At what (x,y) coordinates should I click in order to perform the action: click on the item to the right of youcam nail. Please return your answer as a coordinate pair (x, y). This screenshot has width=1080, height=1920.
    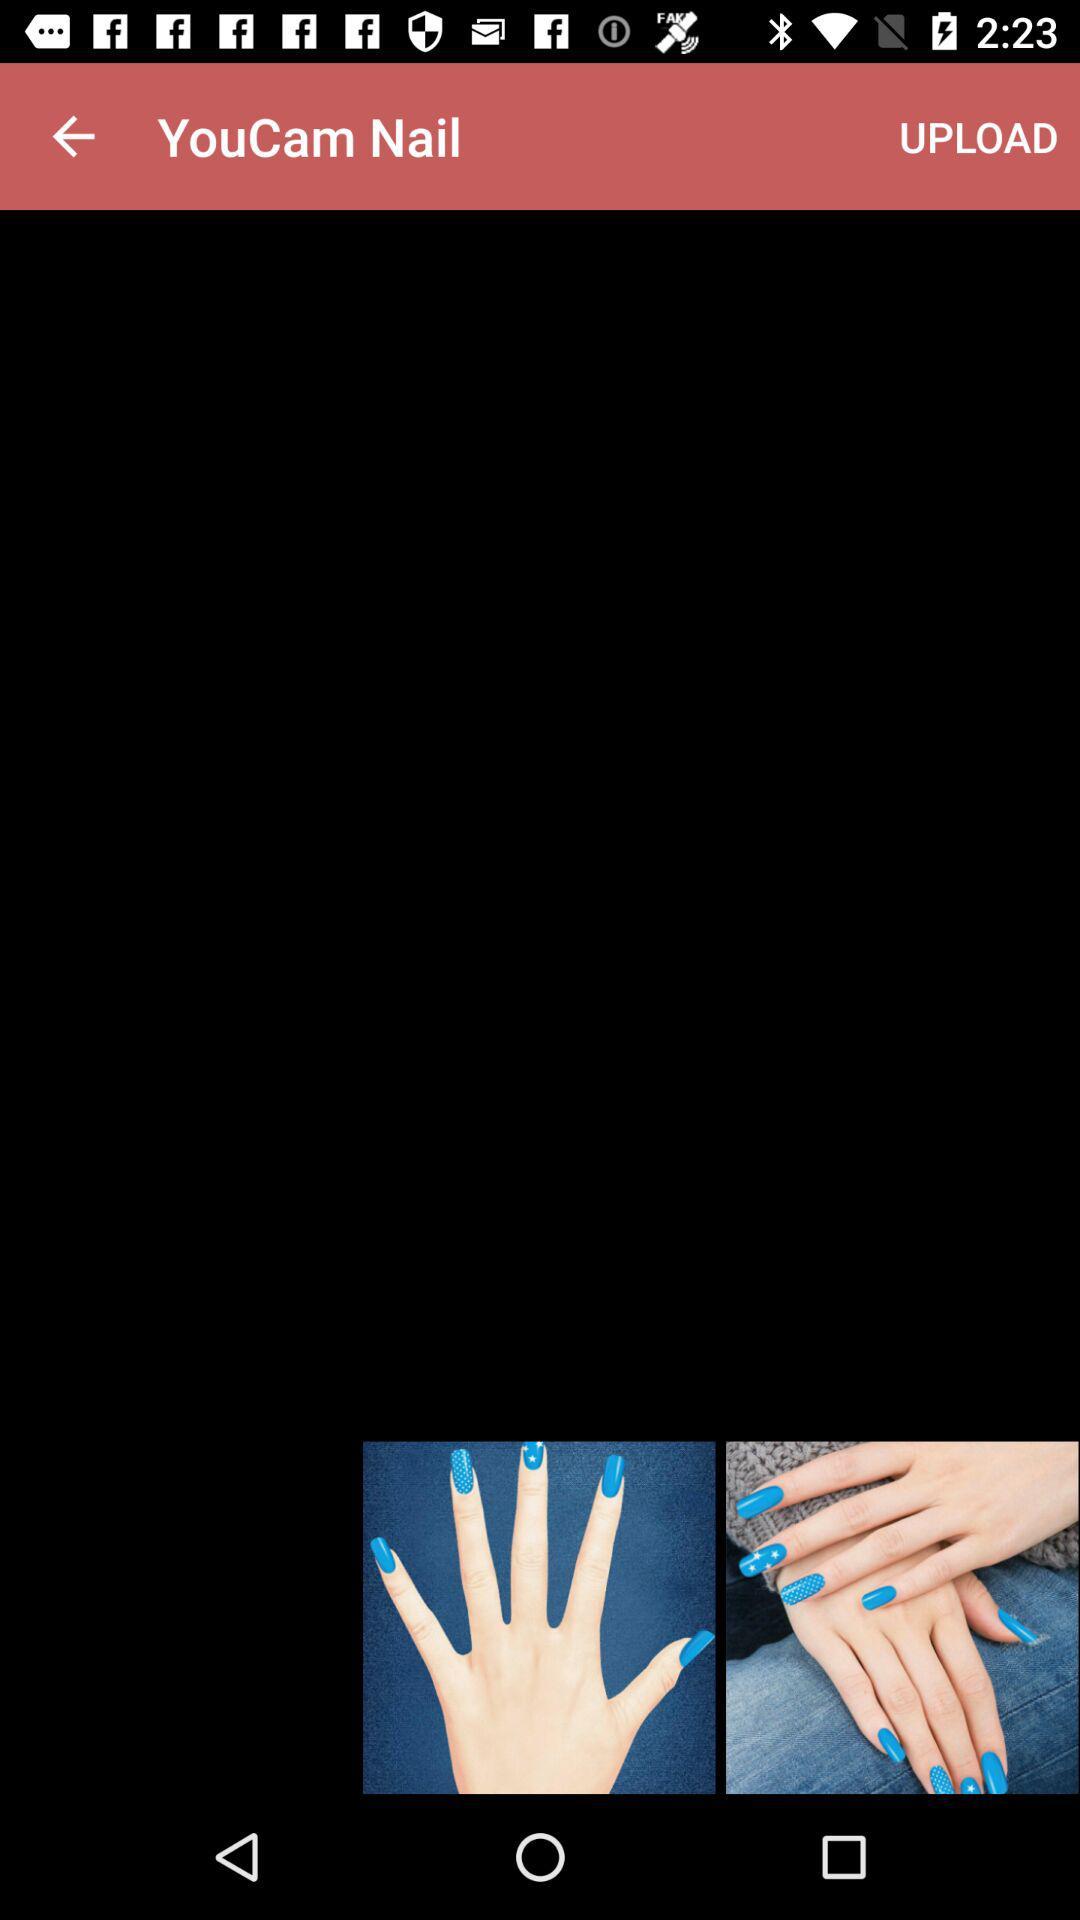
    Looking at the image, I should click on (978, 135).